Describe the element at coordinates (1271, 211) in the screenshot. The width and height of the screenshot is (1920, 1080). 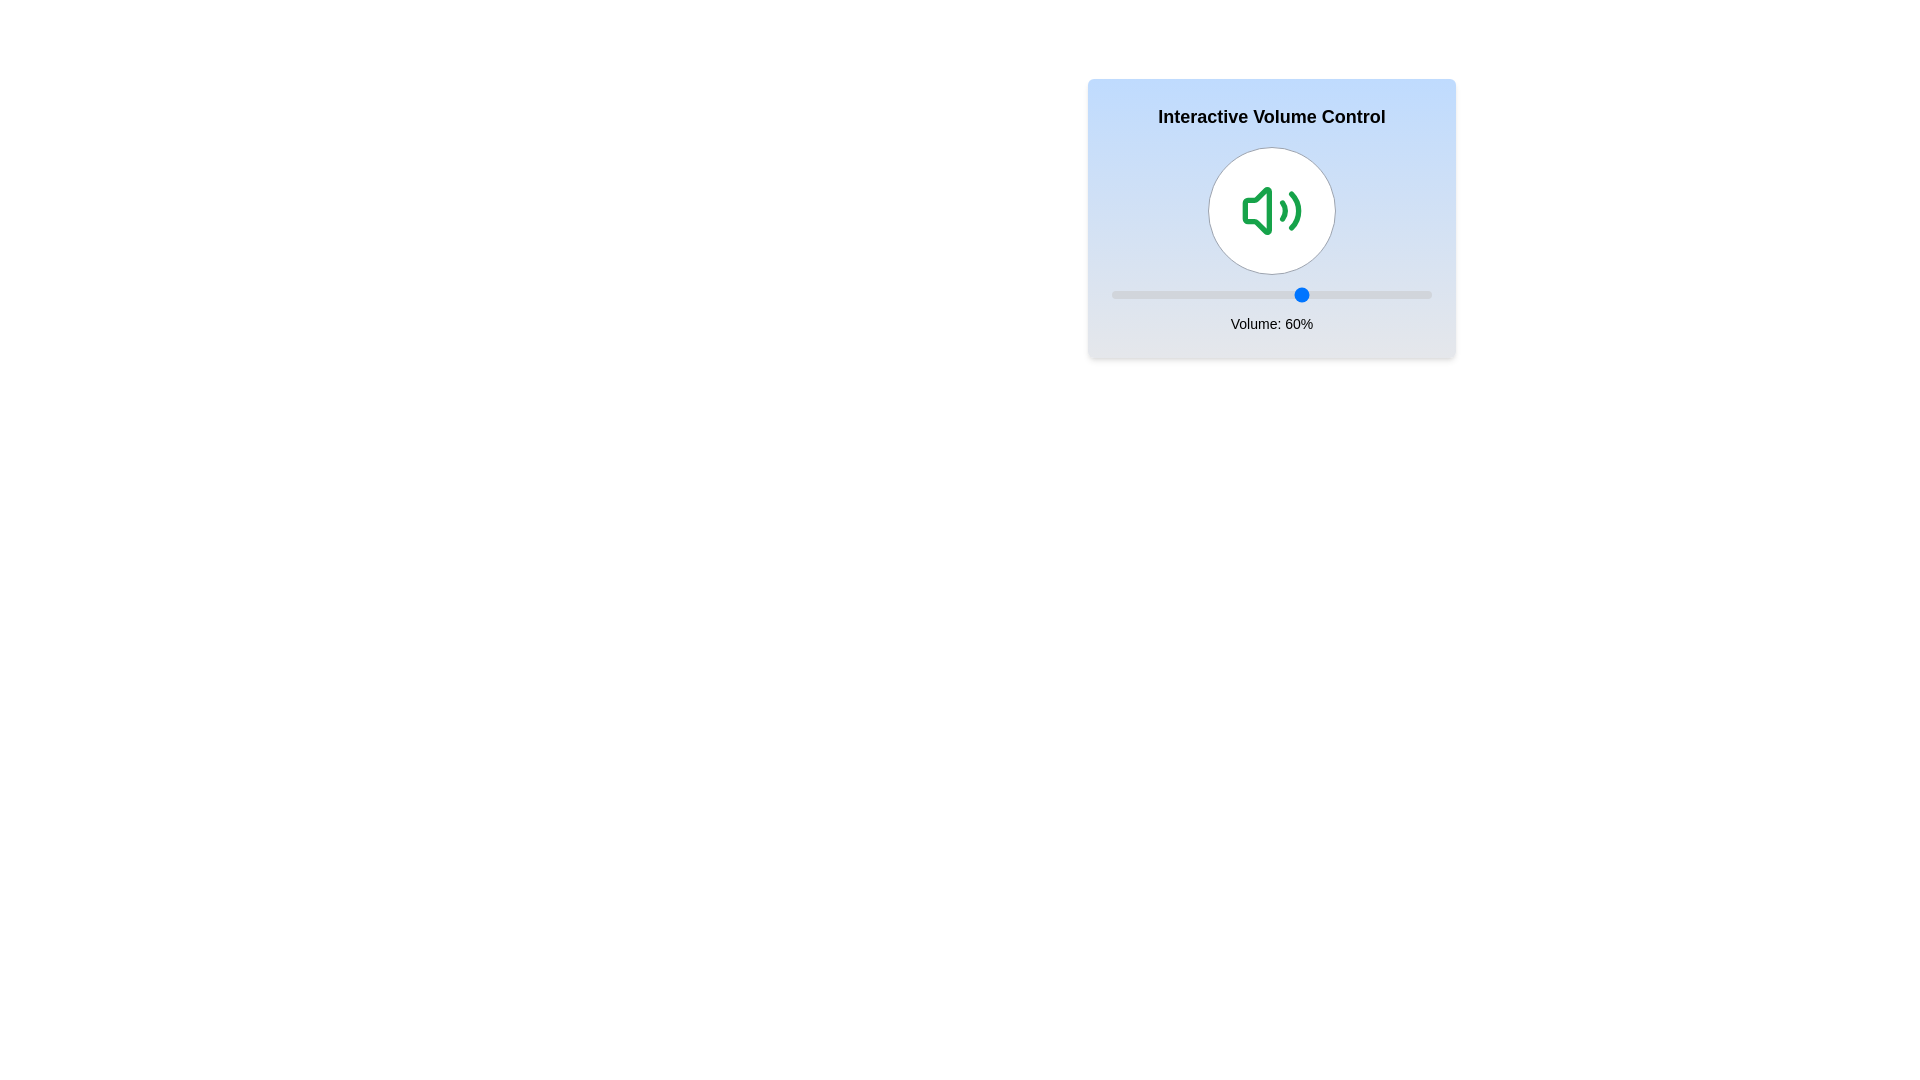
I see `the audio icon to toggle its state` at that location.